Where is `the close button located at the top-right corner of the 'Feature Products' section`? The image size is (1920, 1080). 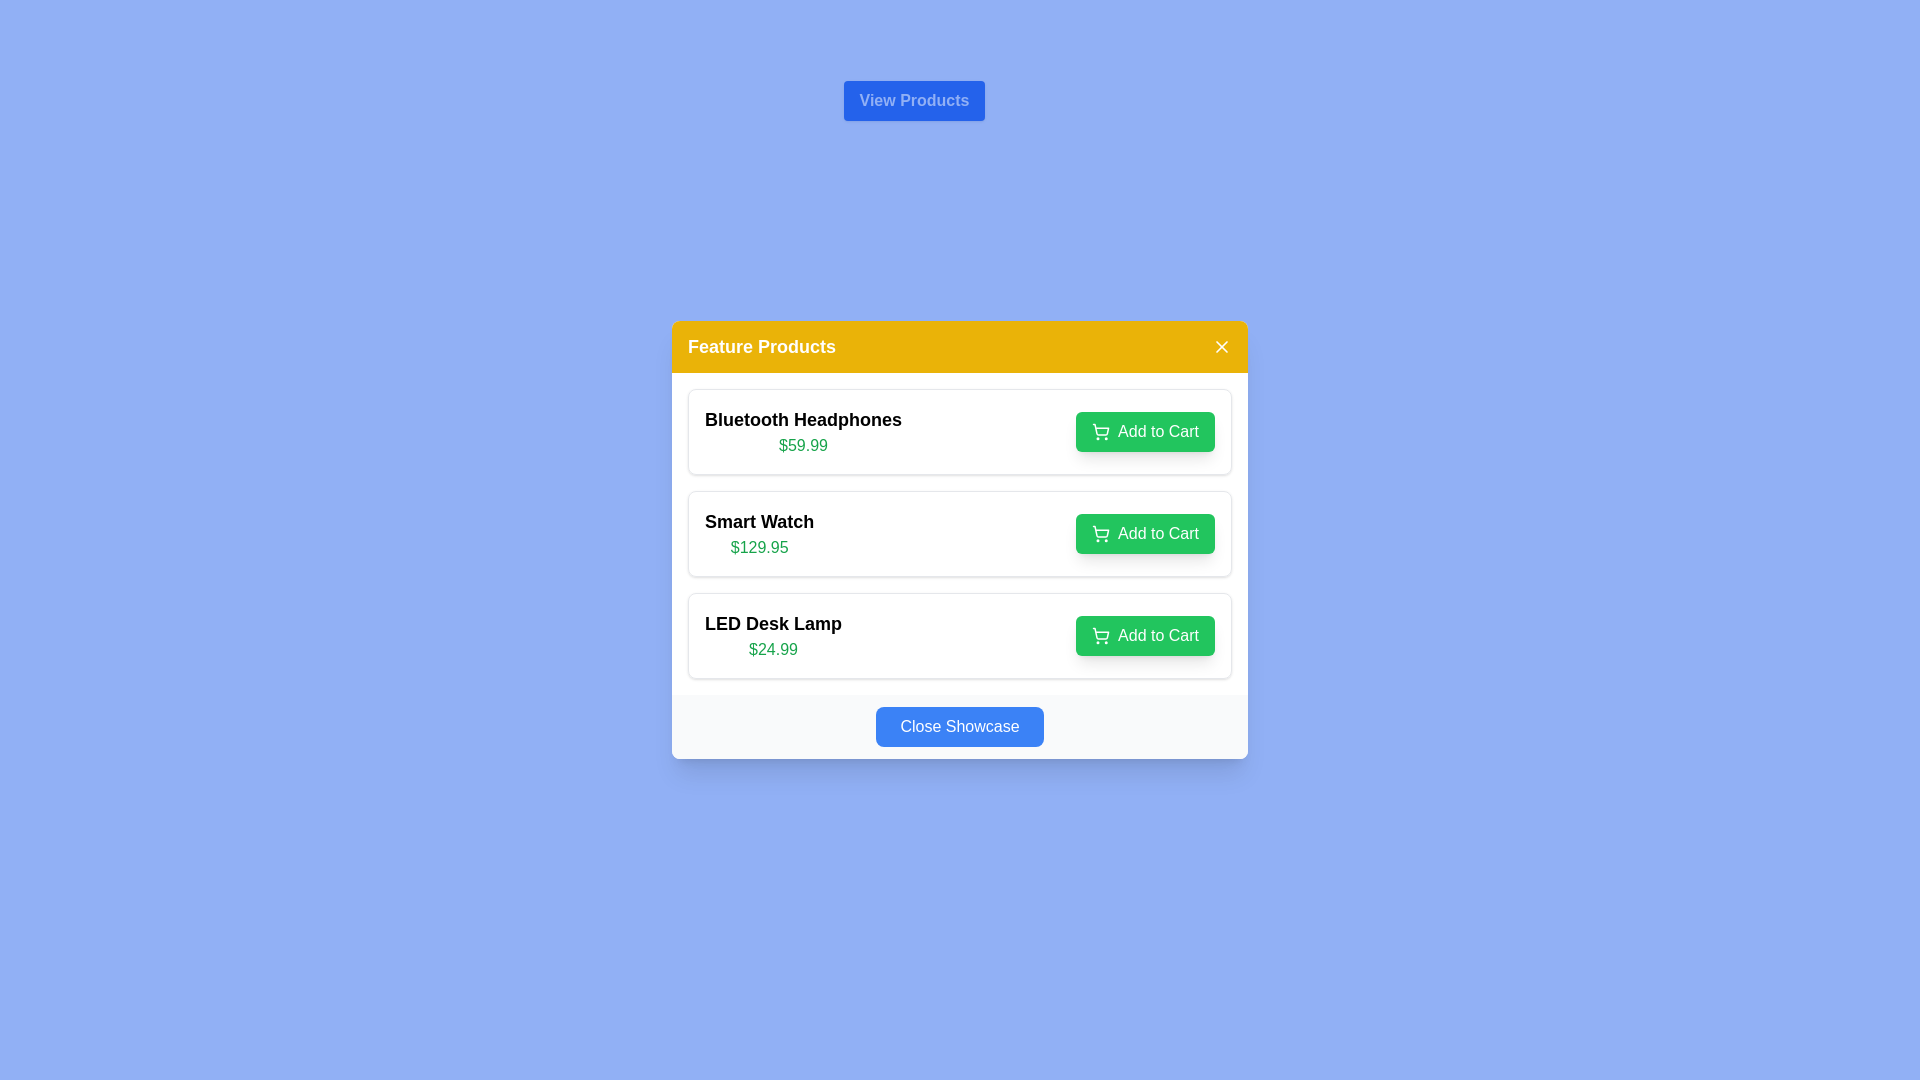
the close button located at the top-right corner of the 'Feature Products' section is located at coordinates (1221, 346).